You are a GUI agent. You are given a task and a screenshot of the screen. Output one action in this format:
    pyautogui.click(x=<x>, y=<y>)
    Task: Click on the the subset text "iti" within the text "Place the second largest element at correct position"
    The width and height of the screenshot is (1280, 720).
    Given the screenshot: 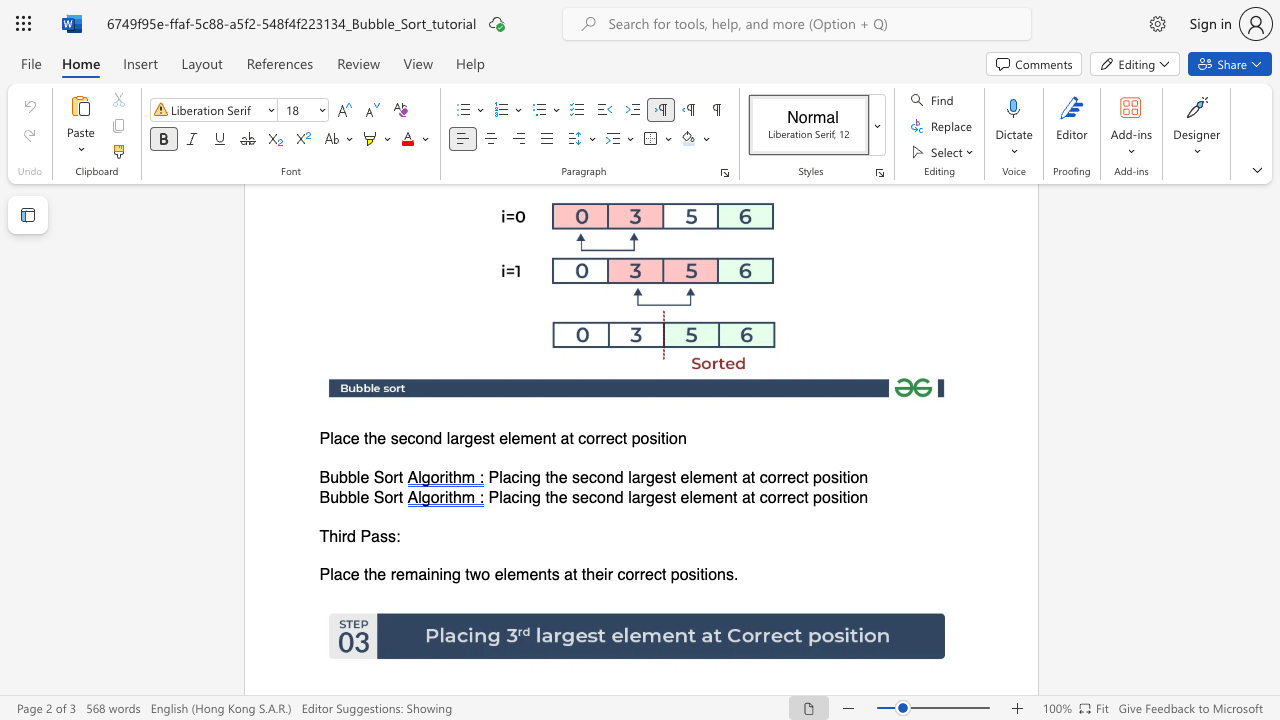 What is the action you would take?
    pyautogui.click(x=657, y=438)
    